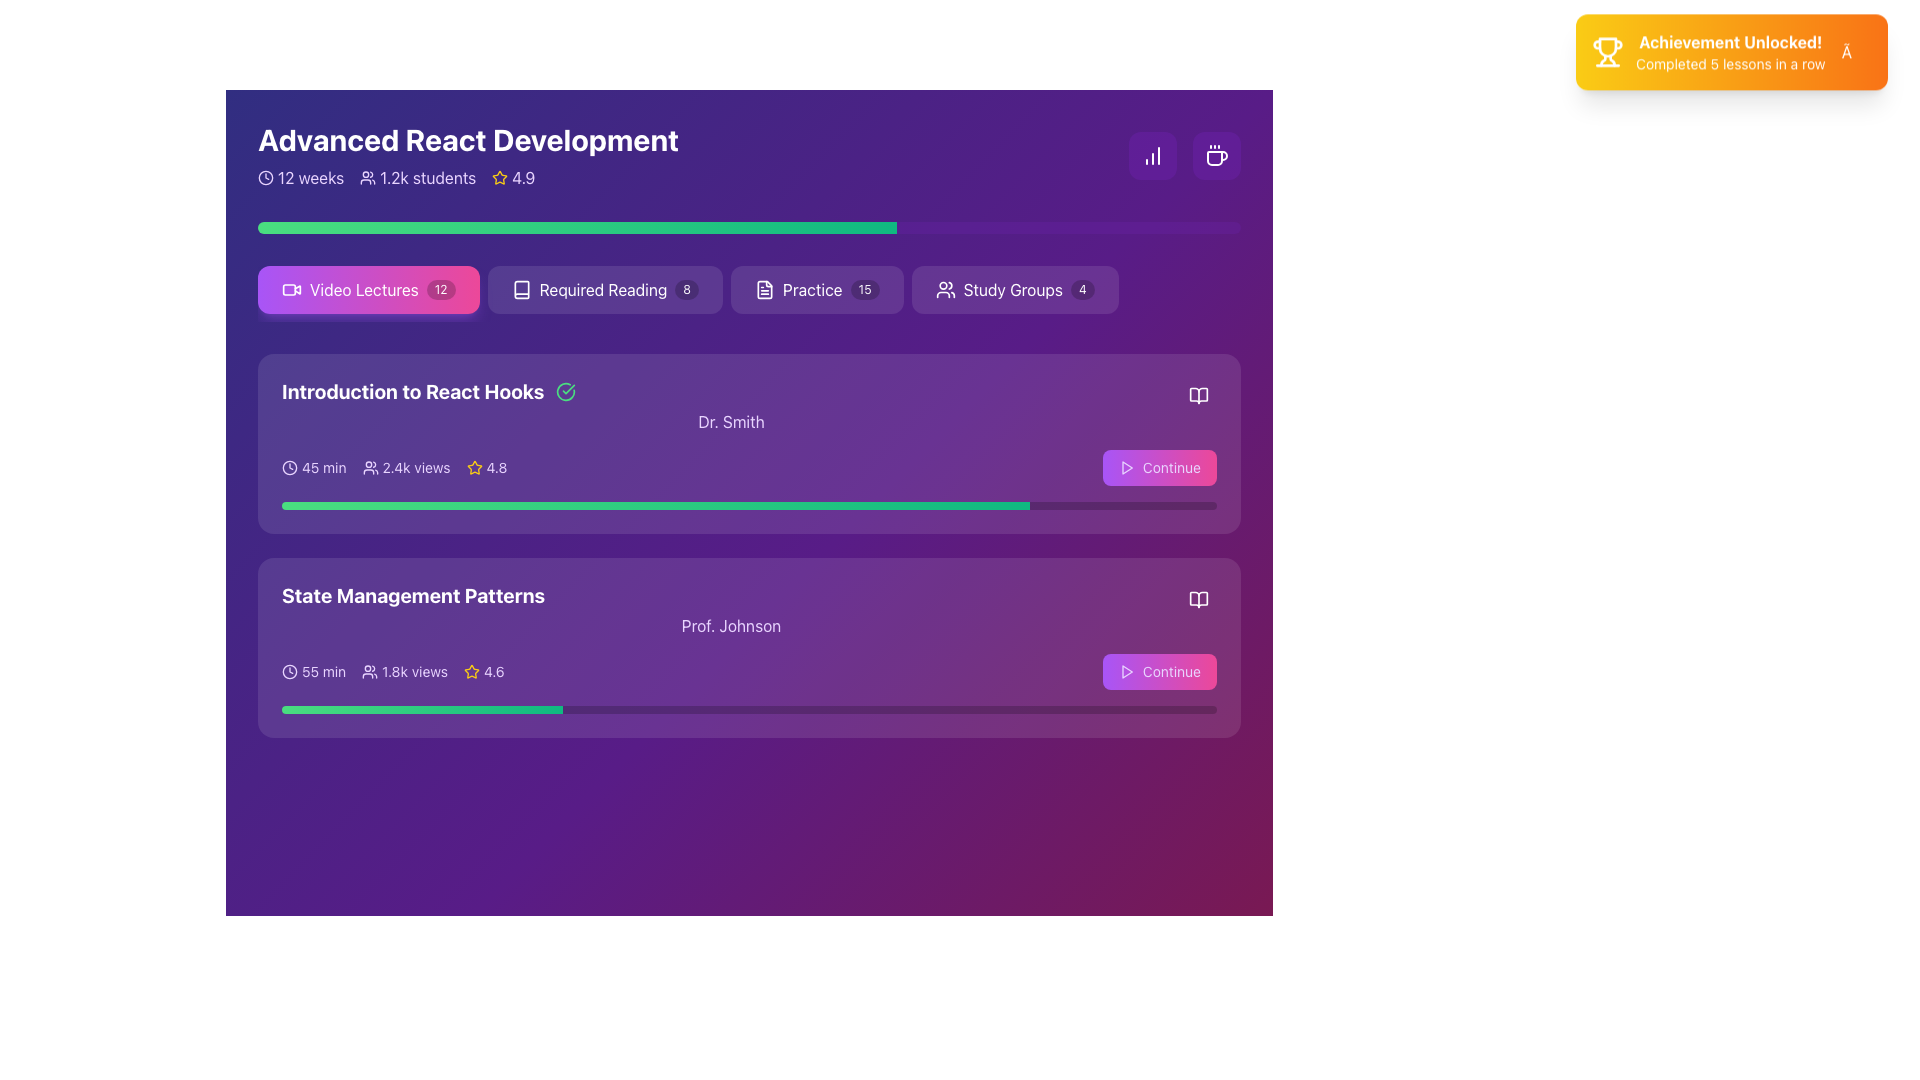 This screenshot has width=1920, height=1080. What do you see at coordinates (288, 289) in the screenshot?
I see `the decorative element within the SVG icon that represents a media or video player, located on the right side of a rectangular card in the second row, slightly leftward of the 'Continue' button` at bounding box center [288, 289].